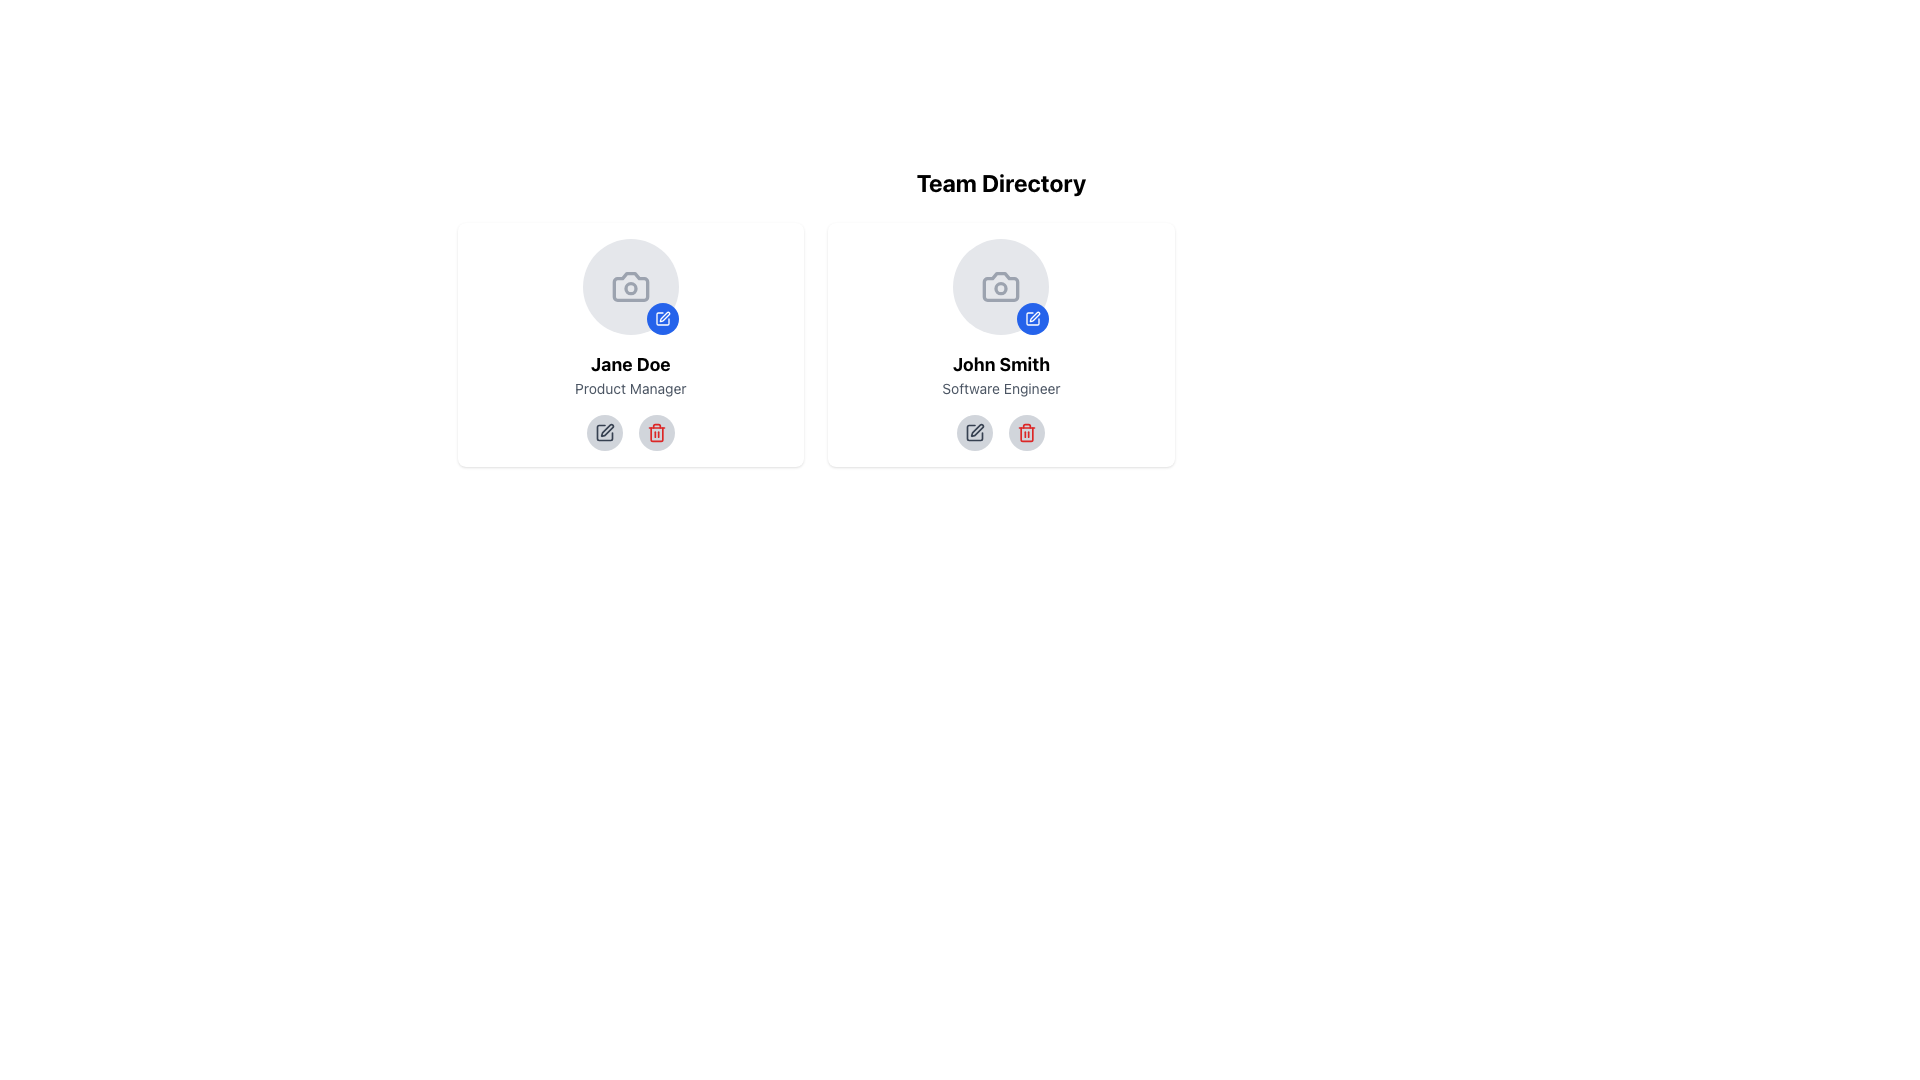  I want to click on the static text displaying the role or title of 'John Smith' located in the second card of the user profiles list, positioned below the name and above the interactive icons, so click(1001, 389).